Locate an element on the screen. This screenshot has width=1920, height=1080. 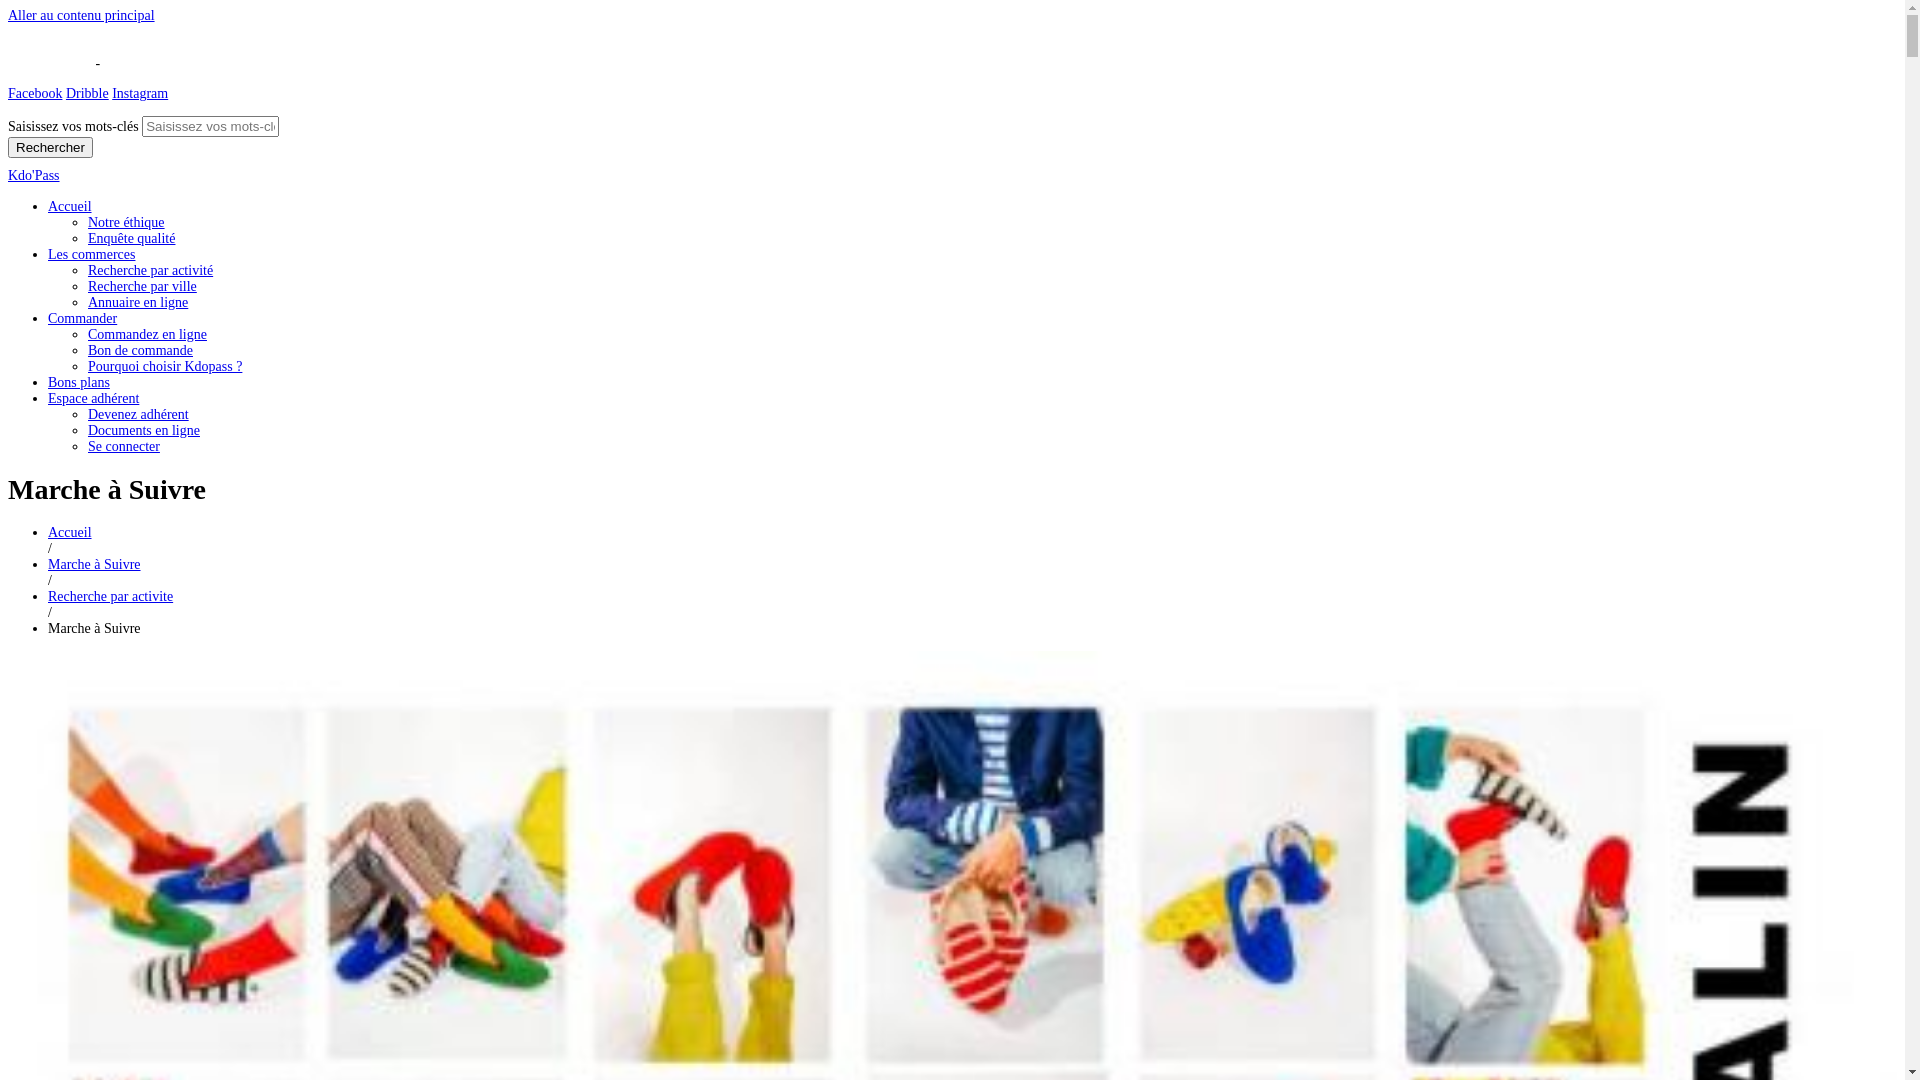
'Instagram' is located at coordinates (138, 93).